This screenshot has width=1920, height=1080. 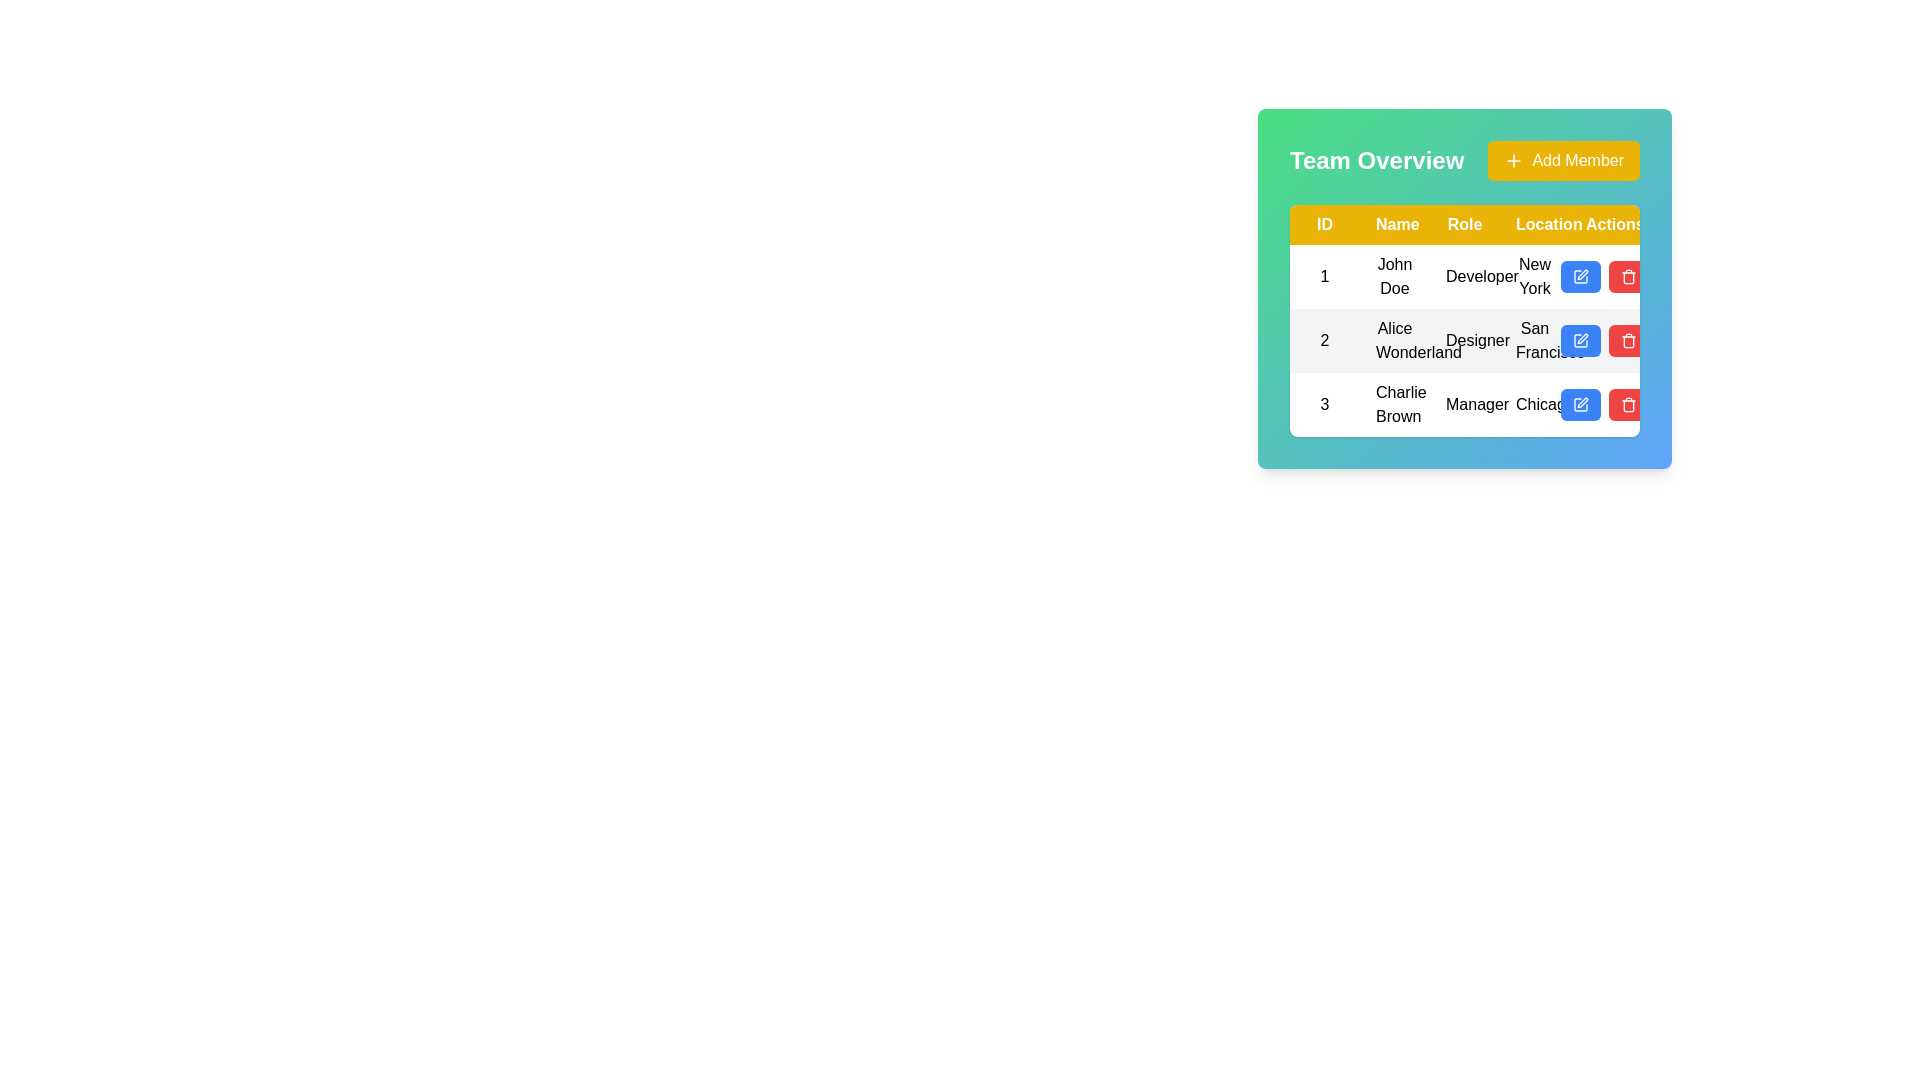 I want to click on the blue button with a pencil icon in the 'Actions' column of the second row for 'Alice Wonderland', so click(x=1579, y=339).